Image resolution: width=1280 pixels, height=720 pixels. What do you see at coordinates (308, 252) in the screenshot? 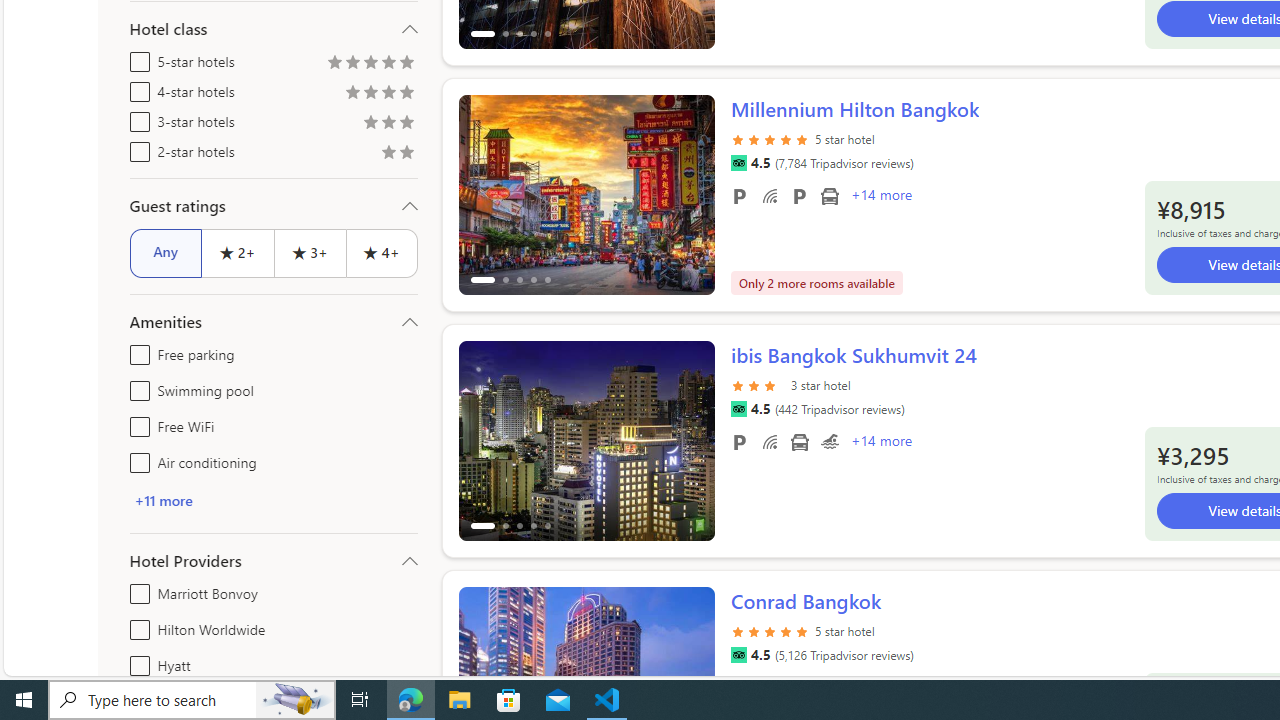
I see `'3+'` at bounding box center [308, 252].